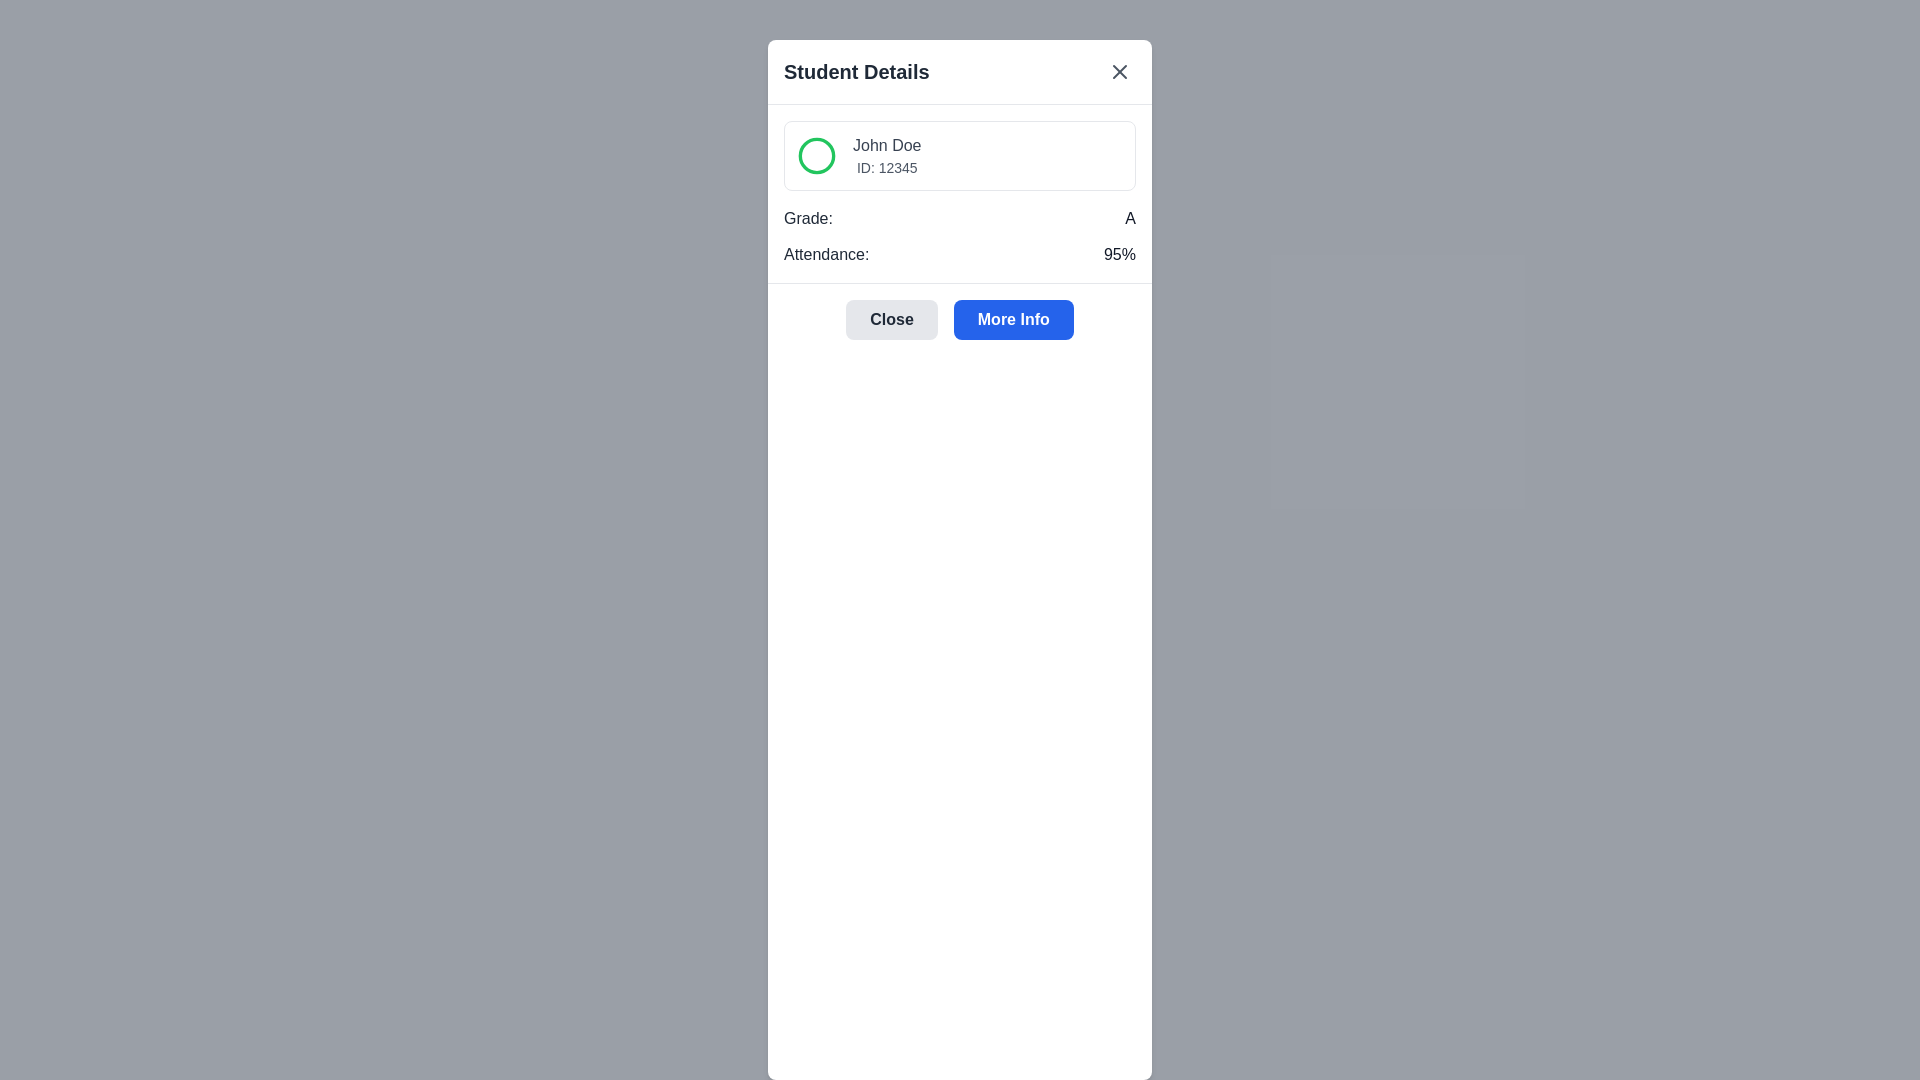 Image resolution: width=1920 pixels, height=1080 pixels. I want to click on the 'close' button located in the top-right corner of the 'Student Details' popup window, so click(1118, 71).